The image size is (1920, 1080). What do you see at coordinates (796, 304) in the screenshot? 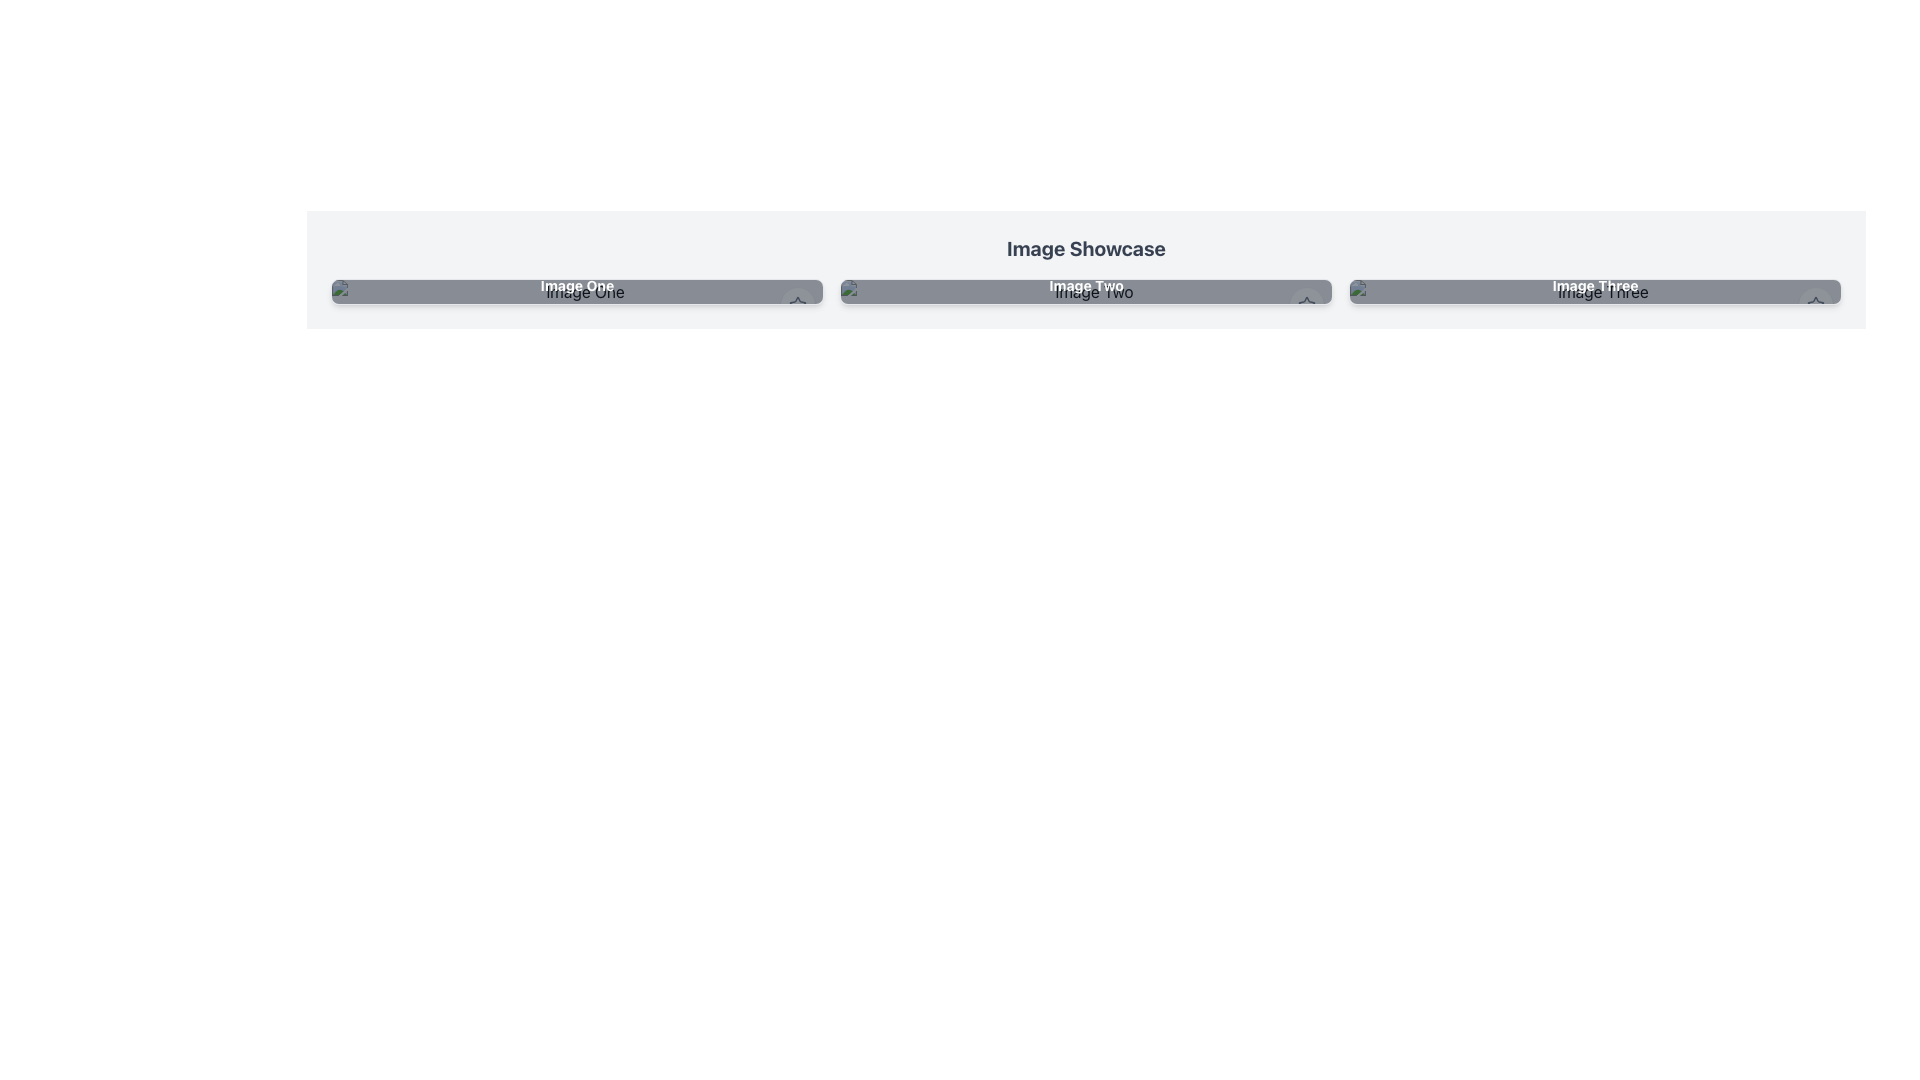
I see `the favorite button located in the top-right corner of the card displaying 'Image One' to mark or unmark it as a favorite` at bounding box center [796, 304].